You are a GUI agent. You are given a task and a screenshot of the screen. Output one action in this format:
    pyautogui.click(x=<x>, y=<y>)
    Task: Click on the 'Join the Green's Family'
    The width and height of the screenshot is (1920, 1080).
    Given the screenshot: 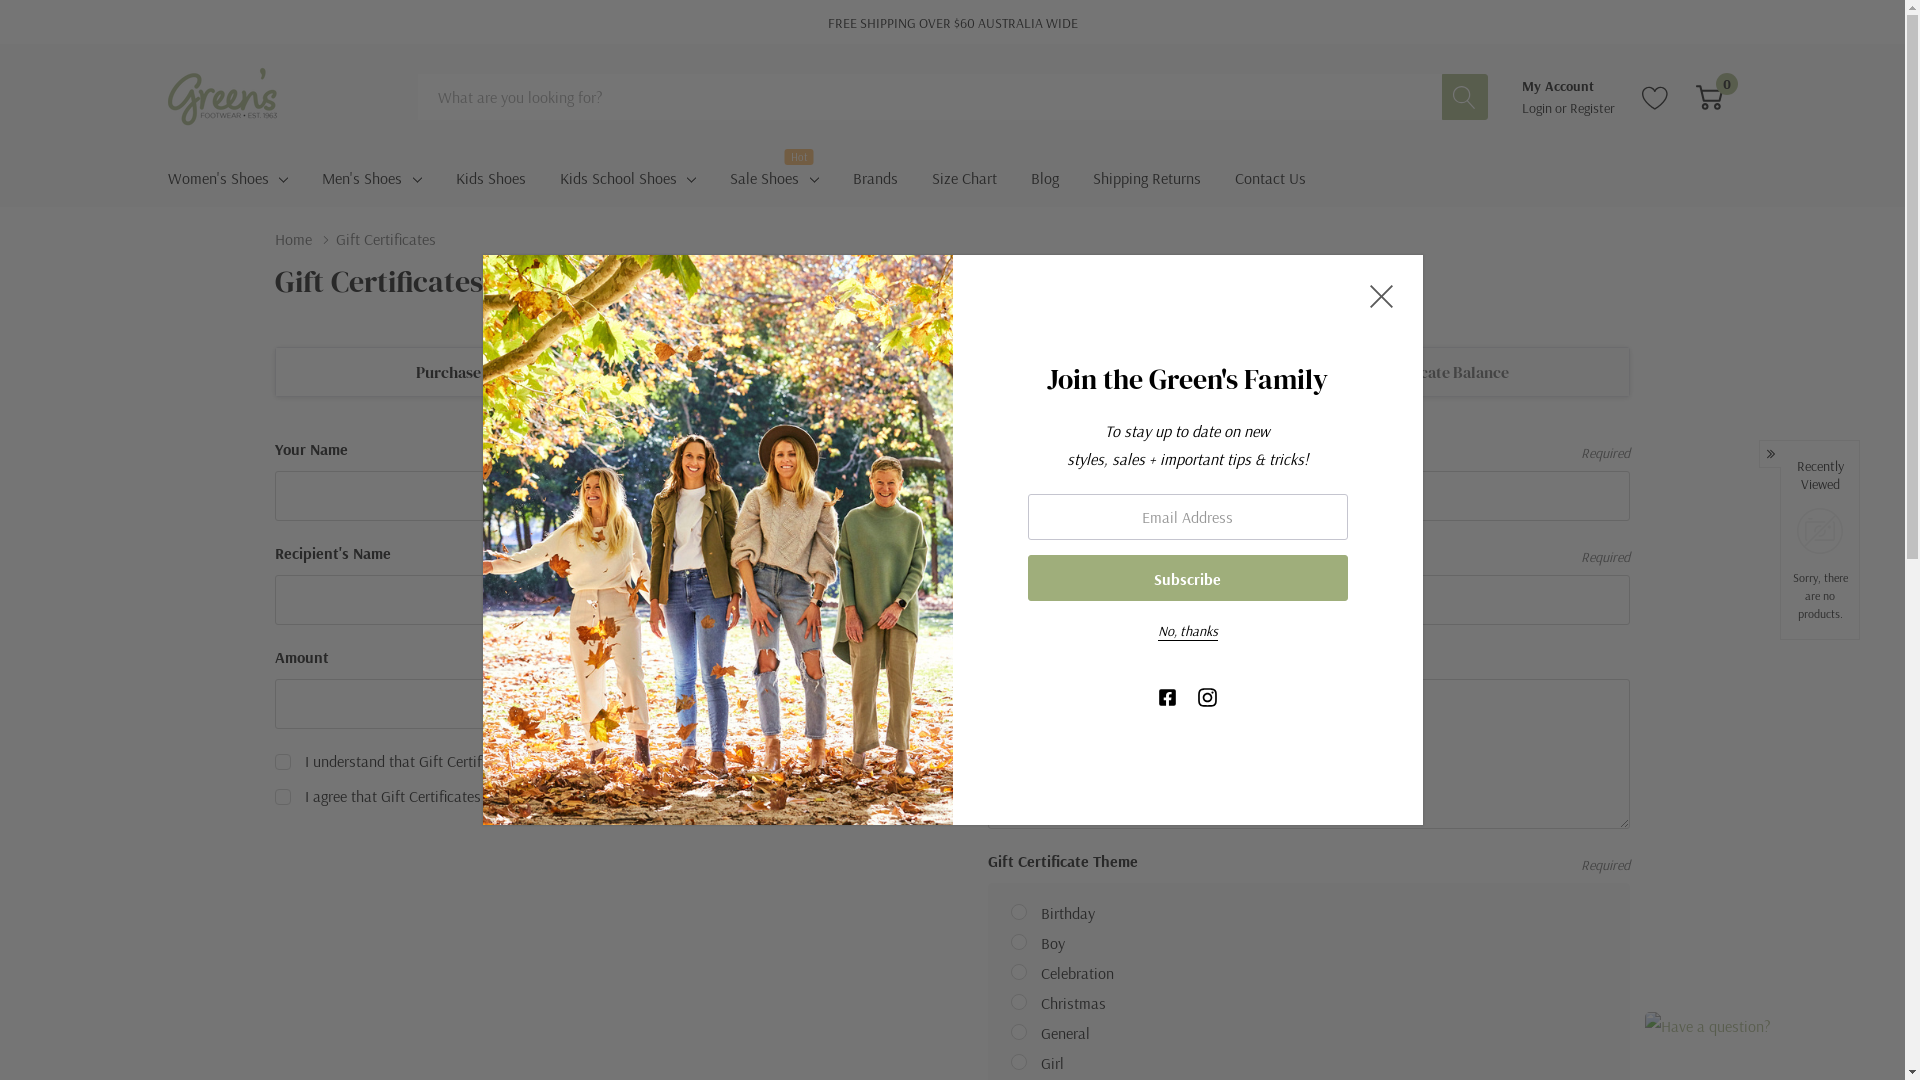 What is the action you would take?
    pyautogui.click(x=481, y=540)
    